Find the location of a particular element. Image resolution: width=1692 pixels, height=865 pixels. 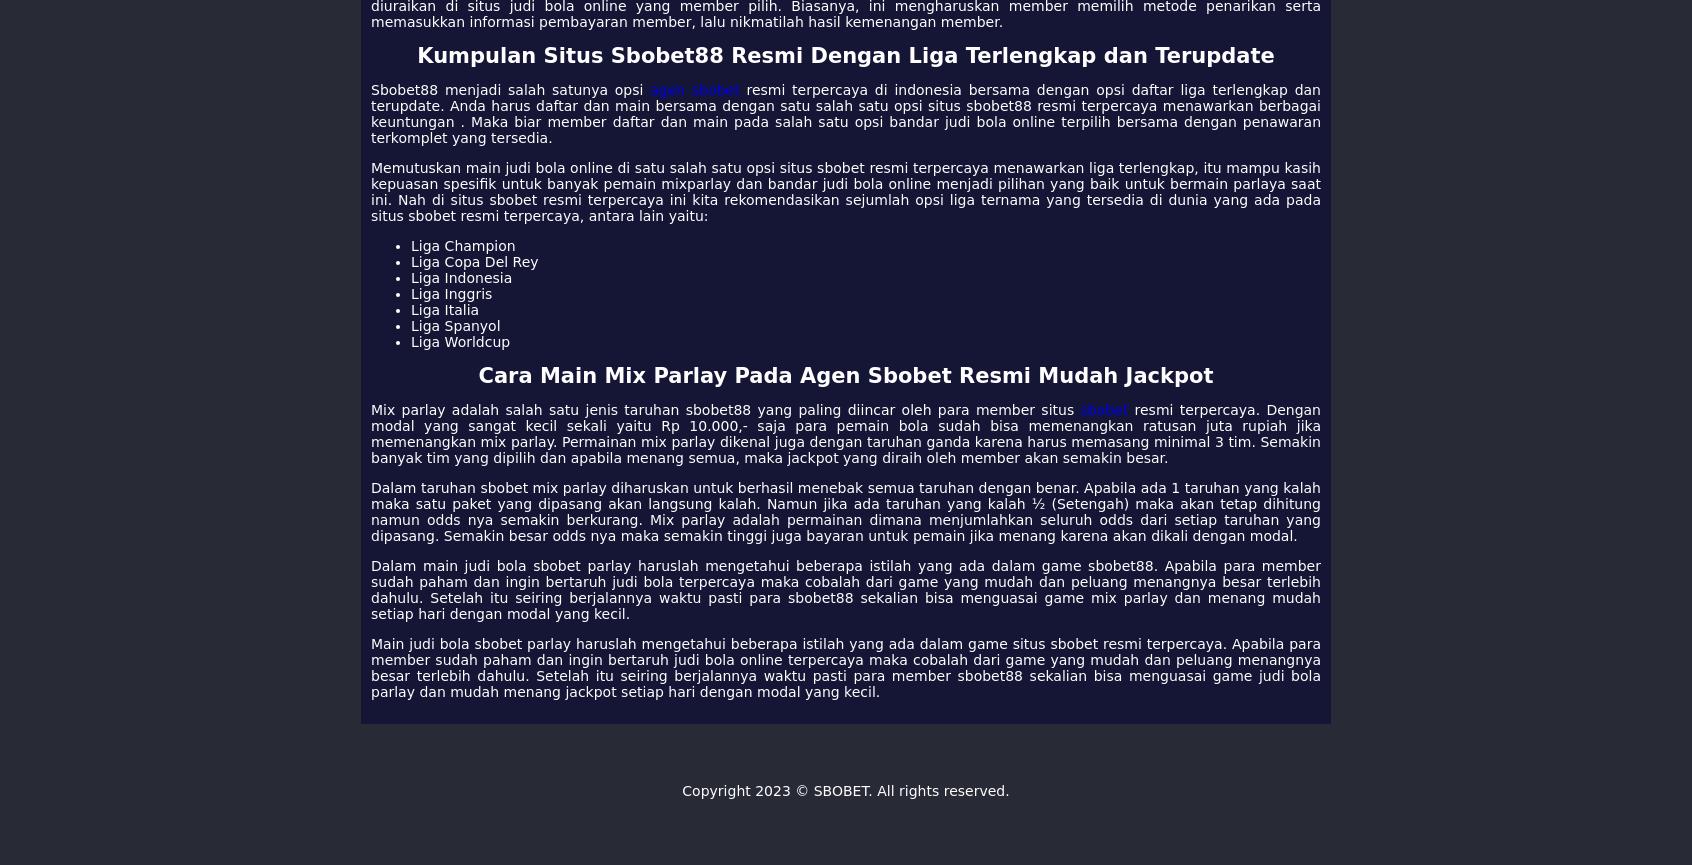

'Liga Champion' is located at coordinates (461, 245).